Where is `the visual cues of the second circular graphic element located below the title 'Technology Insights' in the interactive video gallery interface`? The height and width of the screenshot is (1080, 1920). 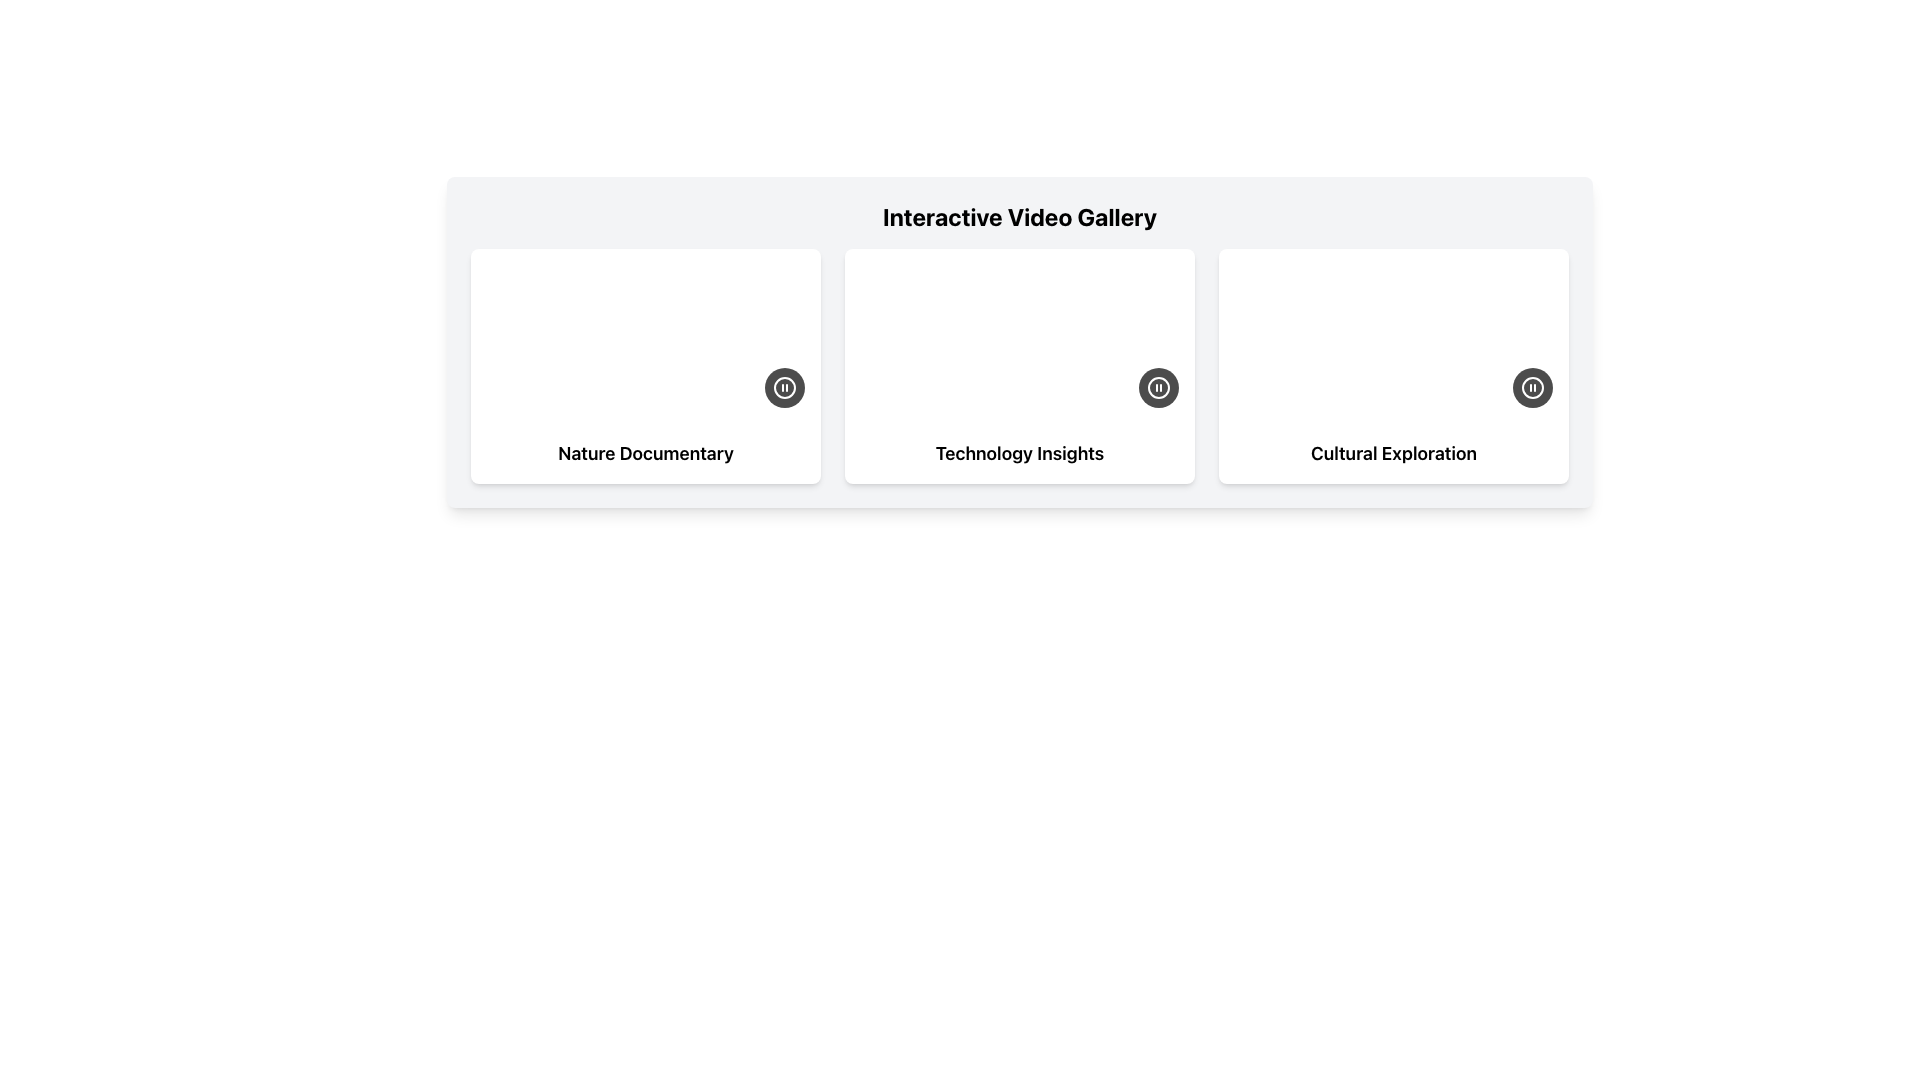
the visual cues of the second circular graphic element located below the title 'Technology Insights' in the interactive video gallery interface is located at coordinates (1158, 388).